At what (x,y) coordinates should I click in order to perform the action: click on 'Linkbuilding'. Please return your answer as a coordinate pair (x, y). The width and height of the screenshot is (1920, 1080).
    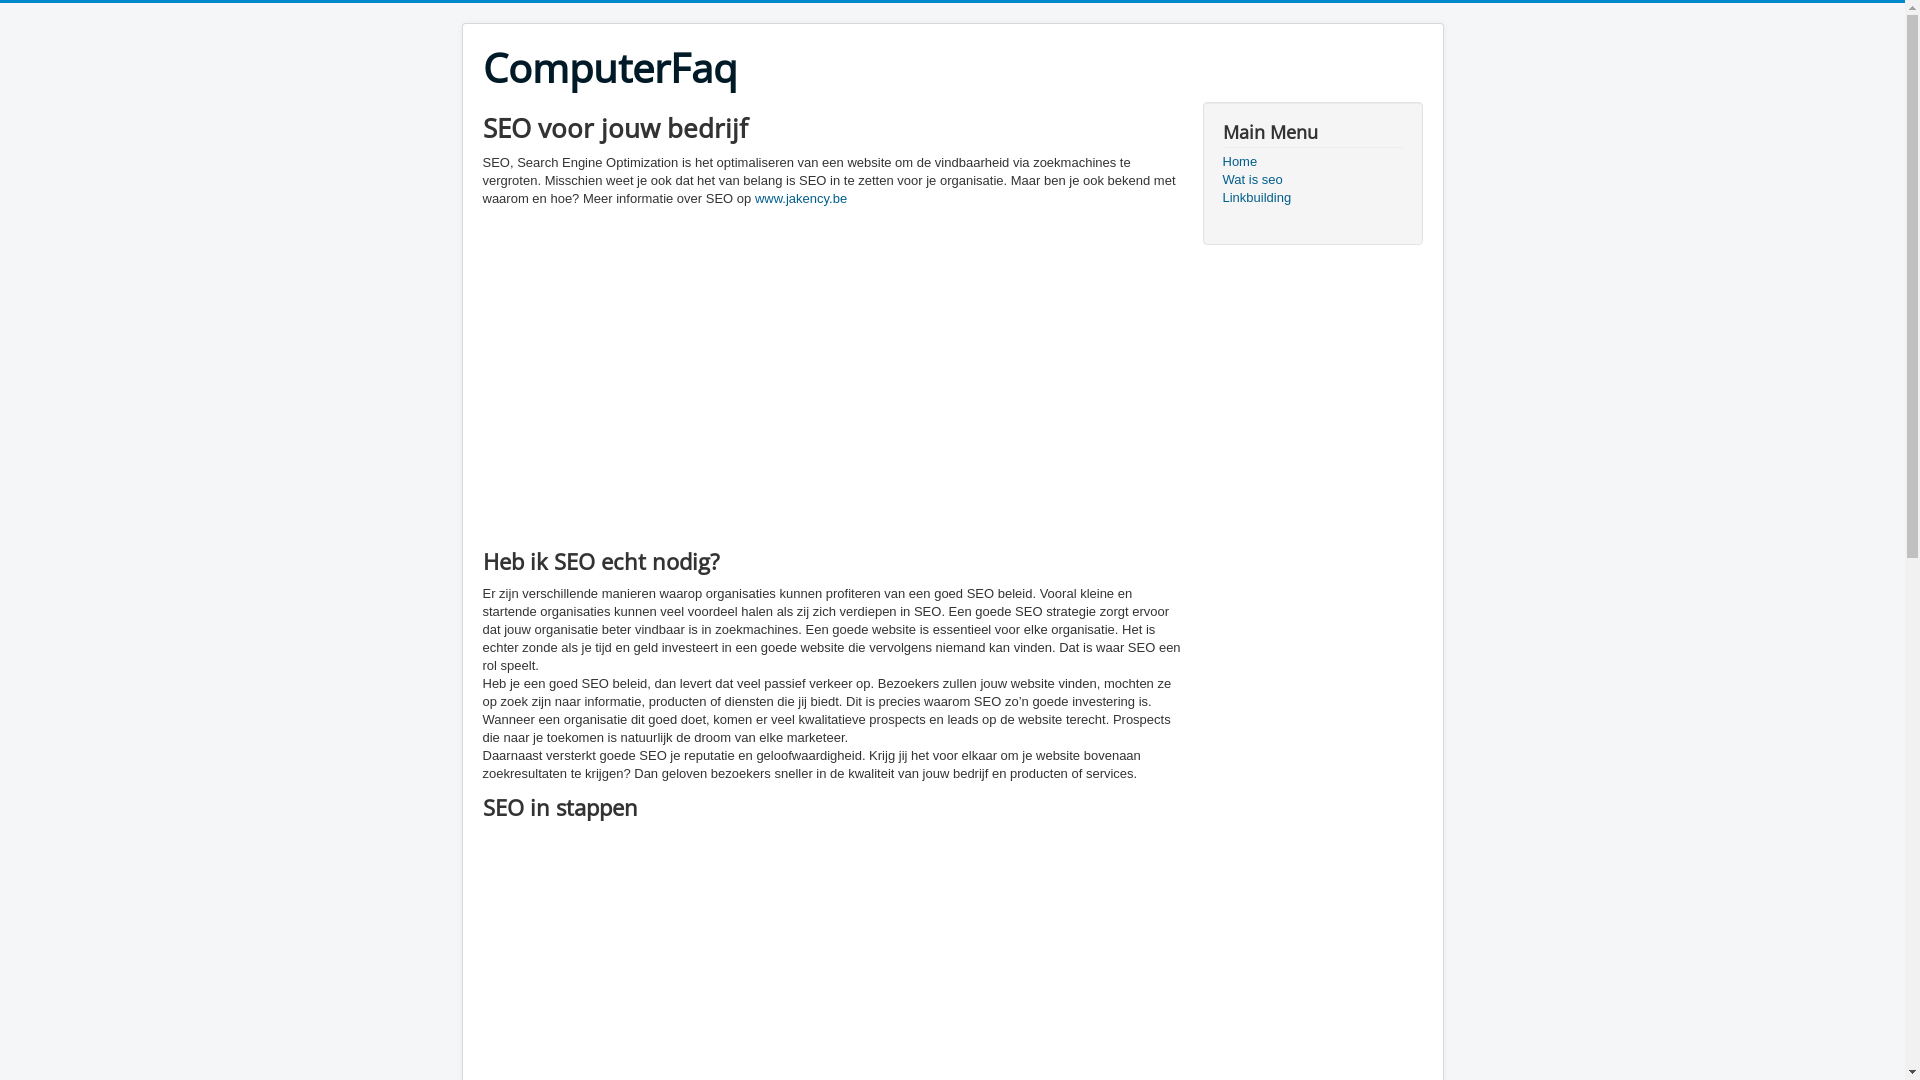
    Looking at the image, I should click on (1311, 197).